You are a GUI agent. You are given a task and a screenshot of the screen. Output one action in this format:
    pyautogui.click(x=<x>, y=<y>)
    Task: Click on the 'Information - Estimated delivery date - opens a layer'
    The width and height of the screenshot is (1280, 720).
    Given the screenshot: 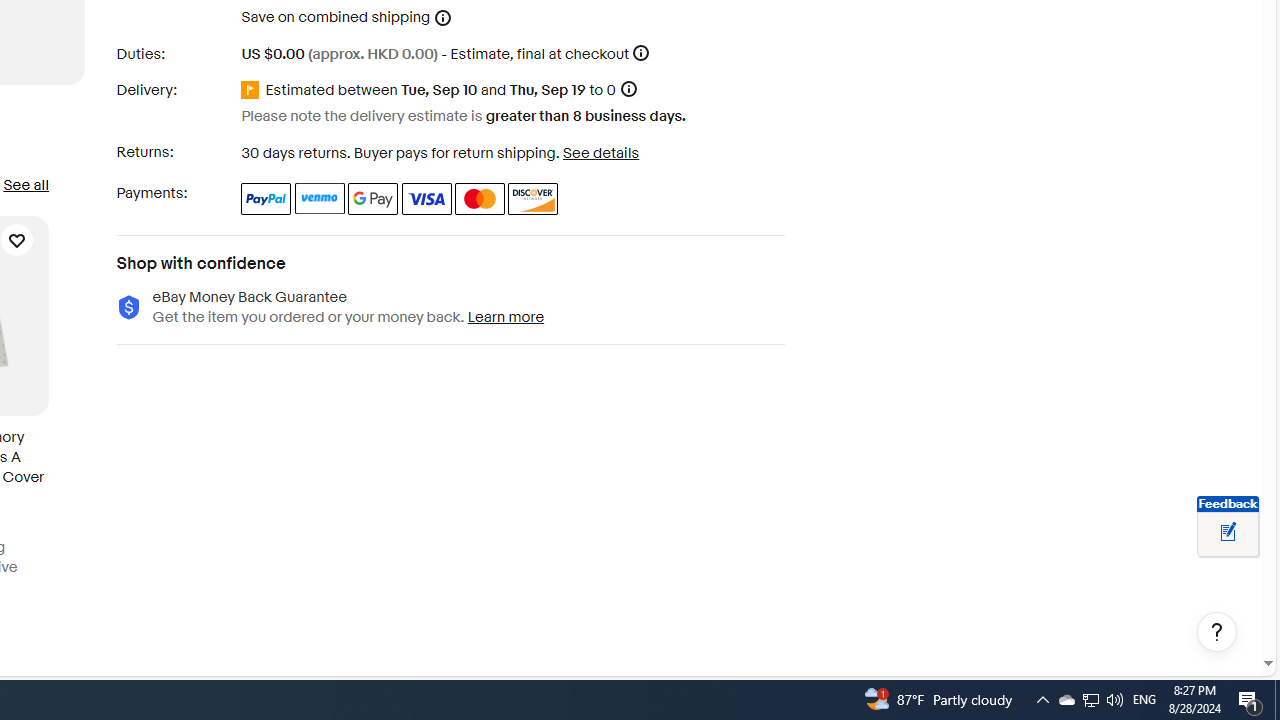 What is the action you would take?
    pyautogui.click(x=627, y=88)
    